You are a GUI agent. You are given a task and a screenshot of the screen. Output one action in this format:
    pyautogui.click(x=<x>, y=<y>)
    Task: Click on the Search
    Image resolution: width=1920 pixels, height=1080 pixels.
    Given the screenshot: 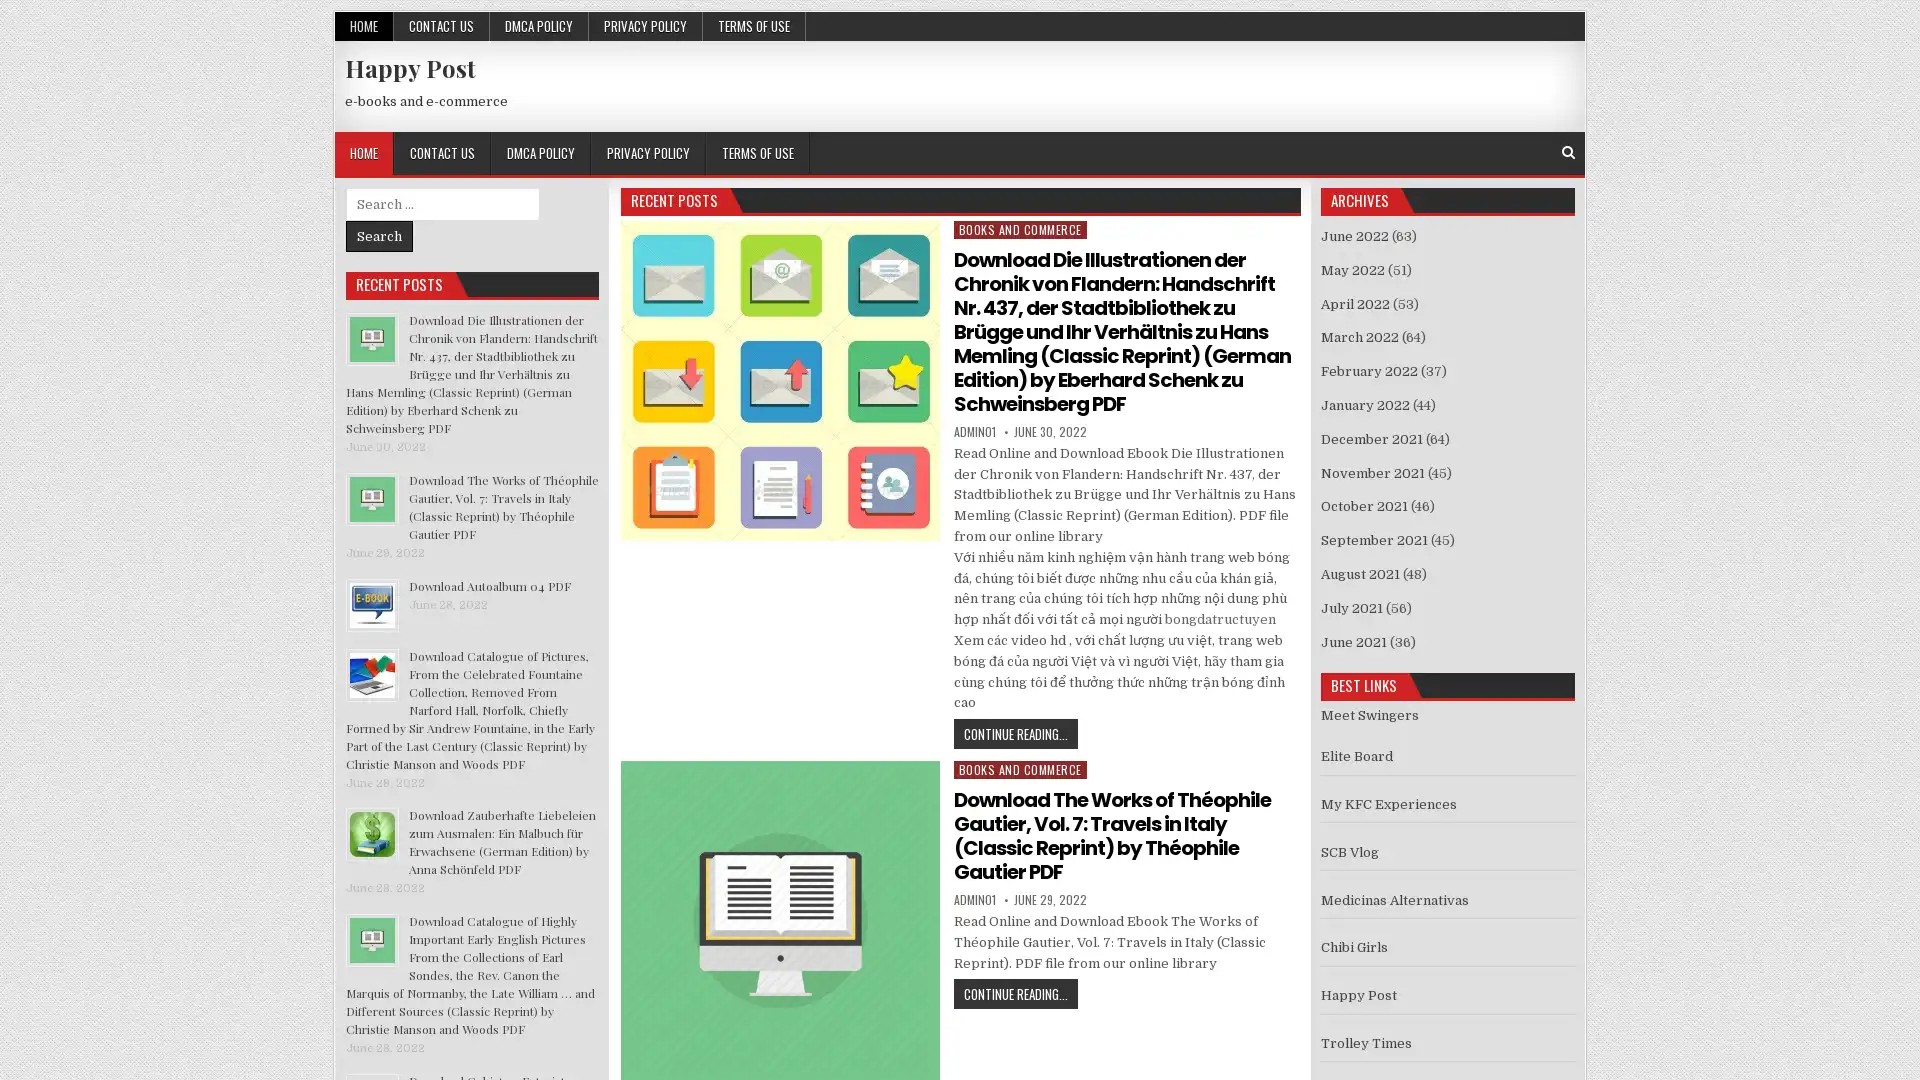 What is the action you would take?
    pyautogui.click(x=378, y=235)
    